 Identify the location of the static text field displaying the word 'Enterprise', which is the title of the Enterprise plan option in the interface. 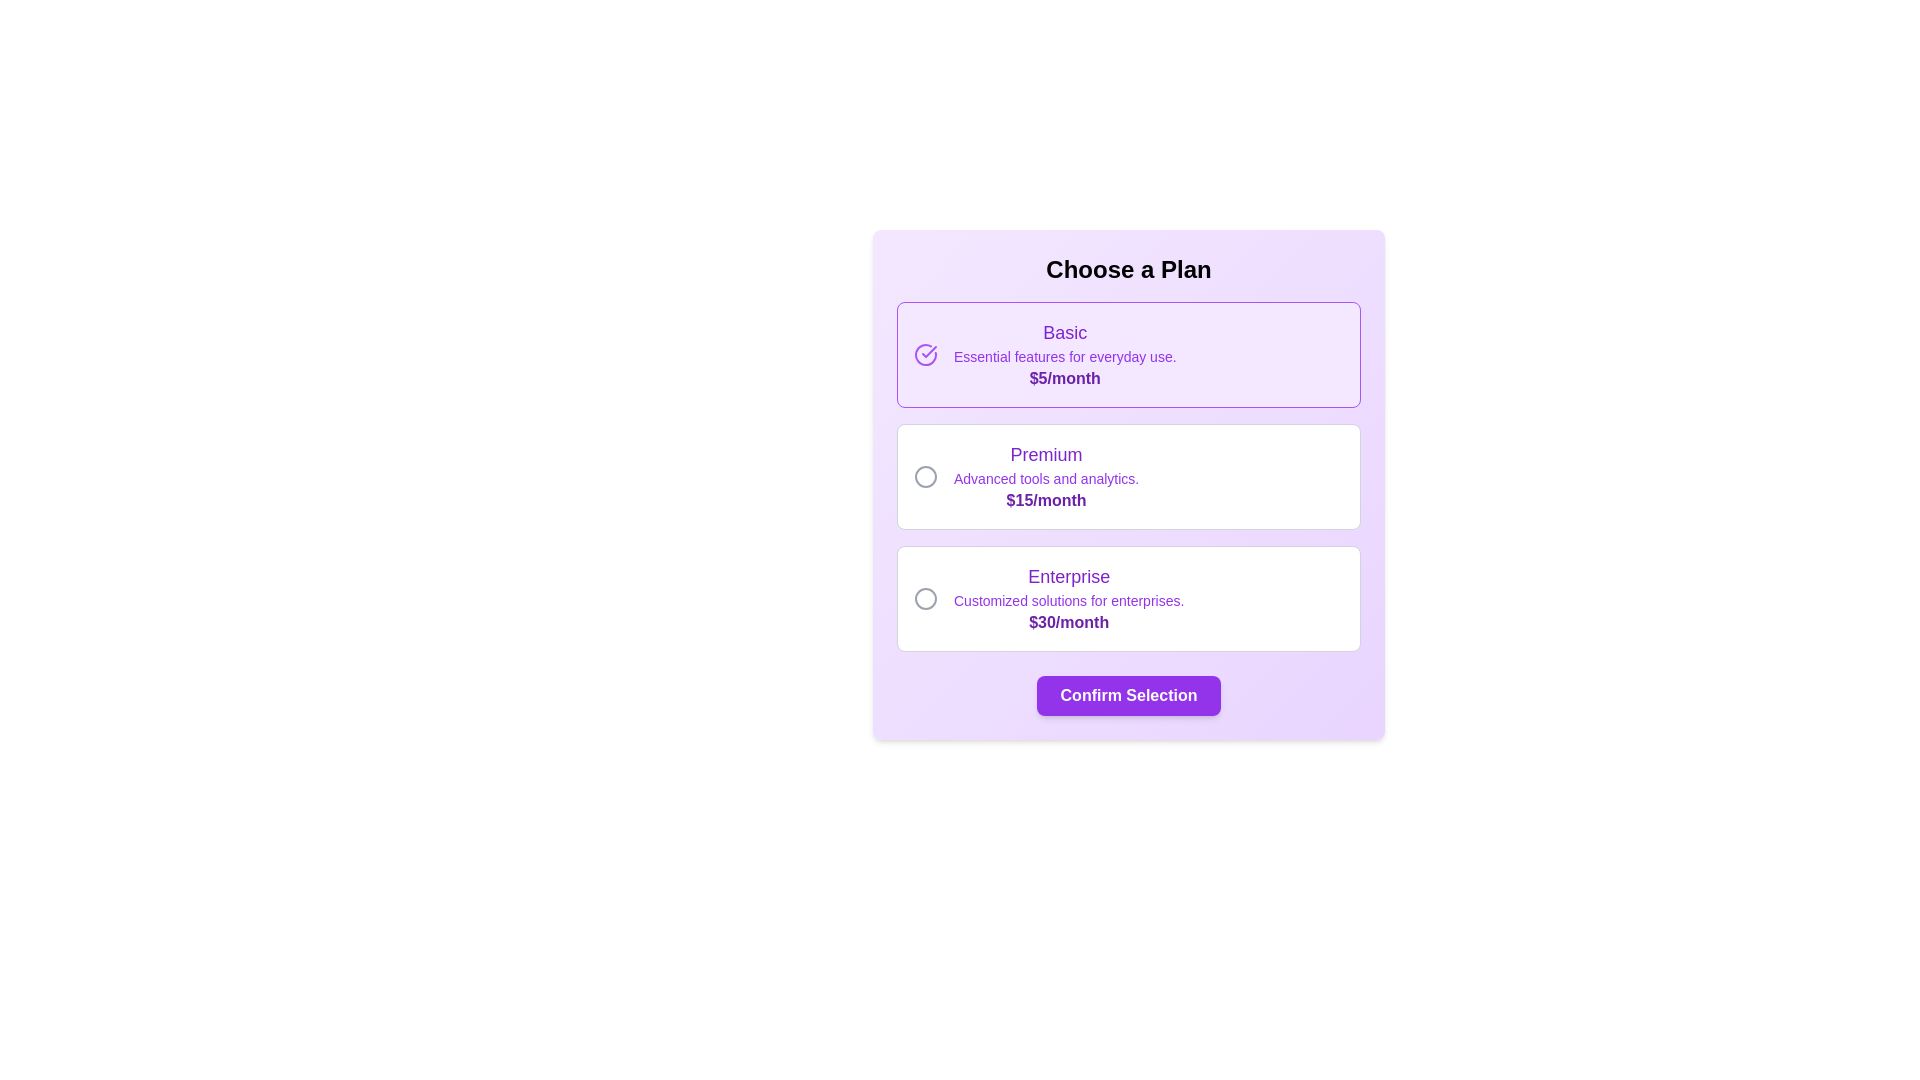
(1068, 577).